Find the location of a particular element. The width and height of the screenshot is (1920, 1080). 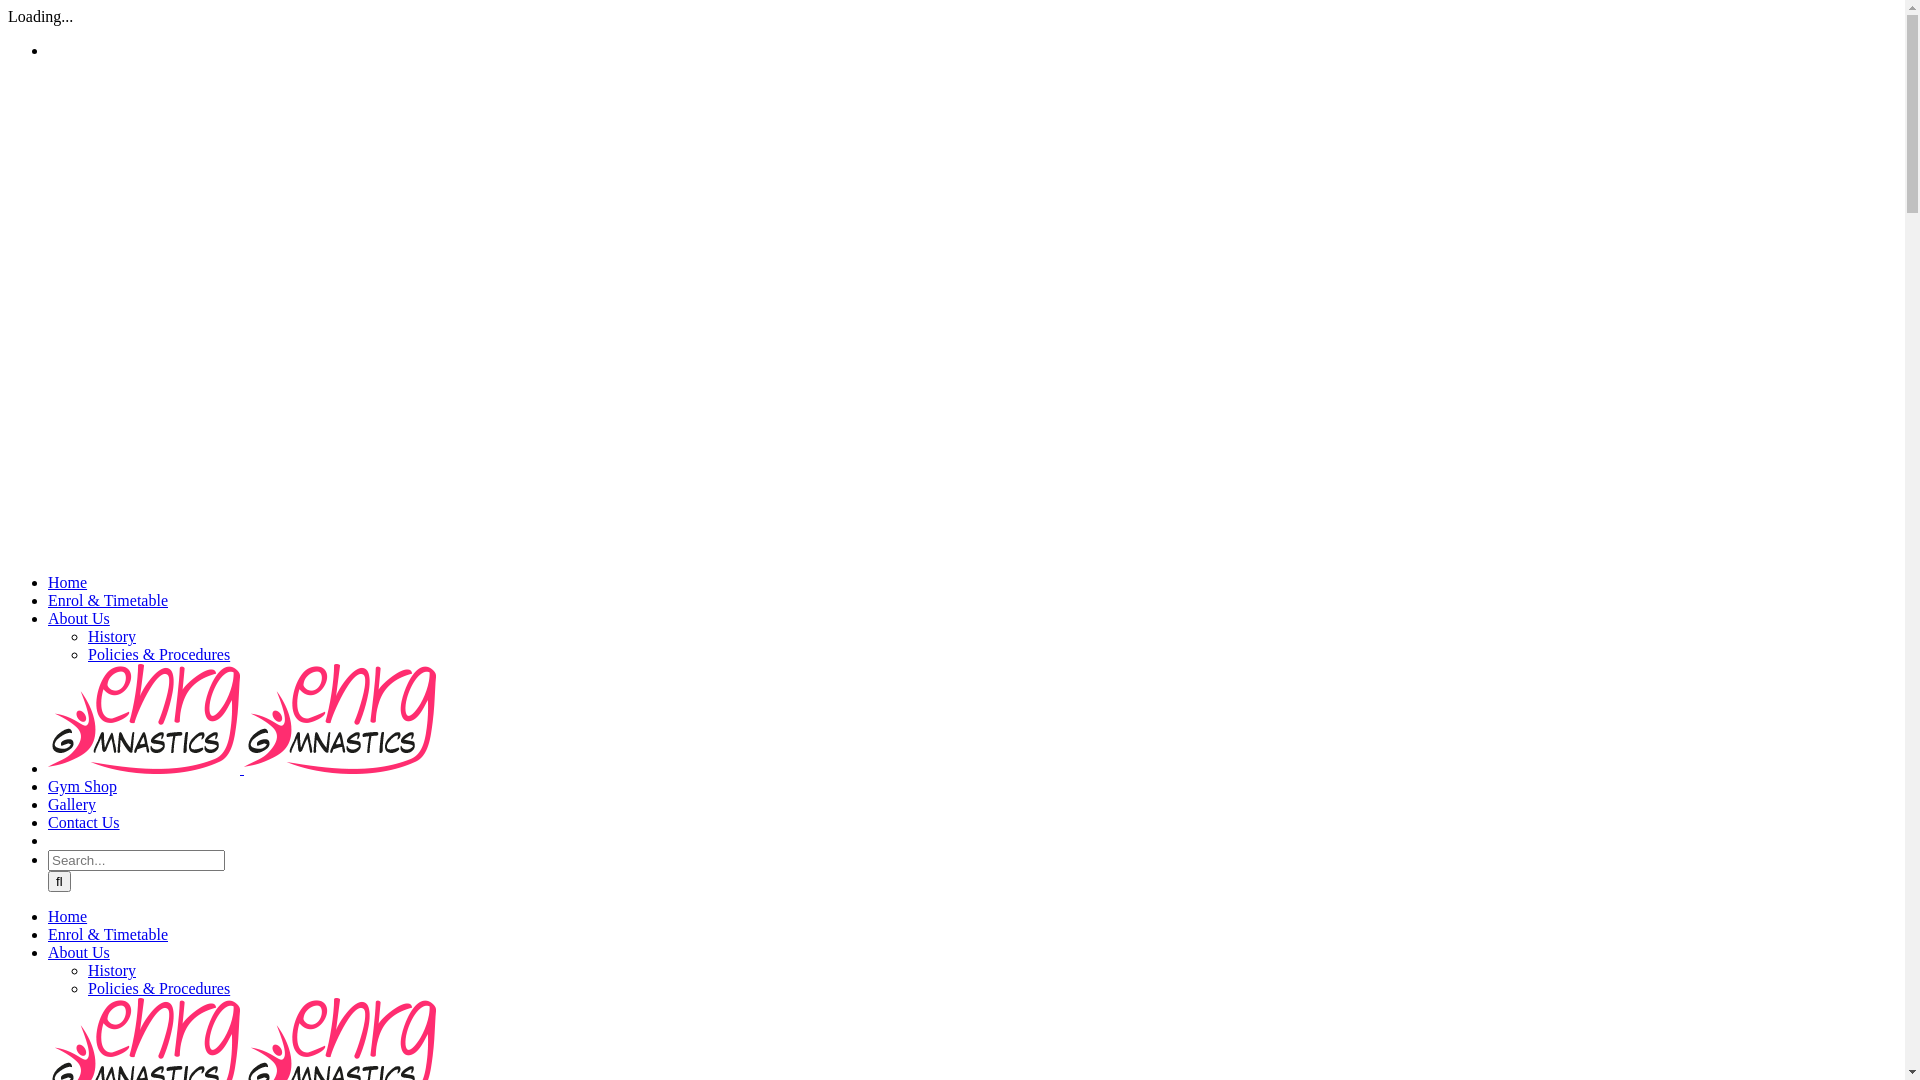

'Home' is located at coordinates (67, 582).